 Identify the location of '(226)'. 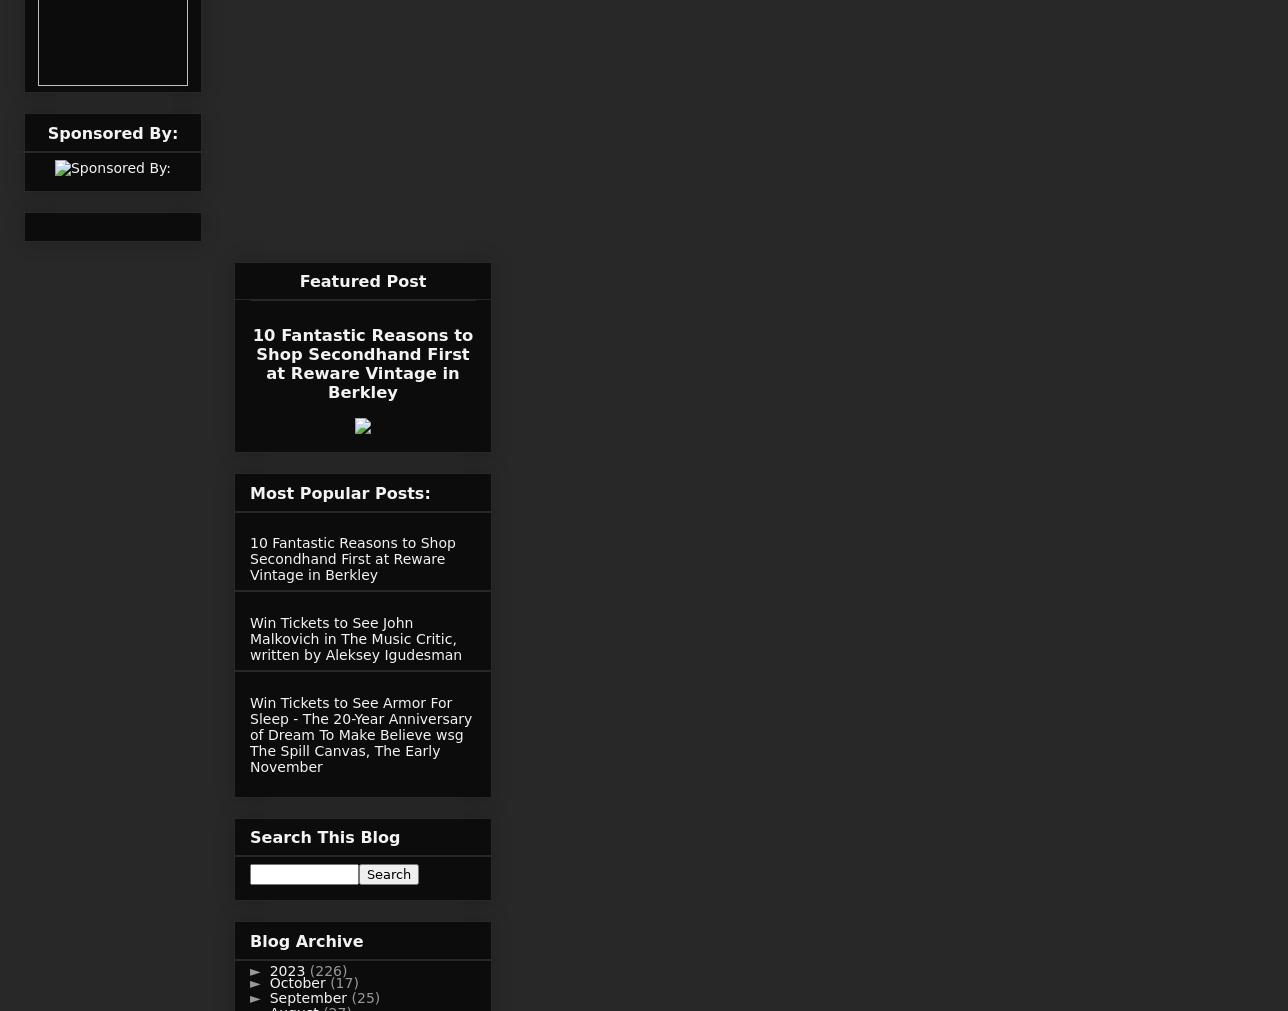
(328, 970).